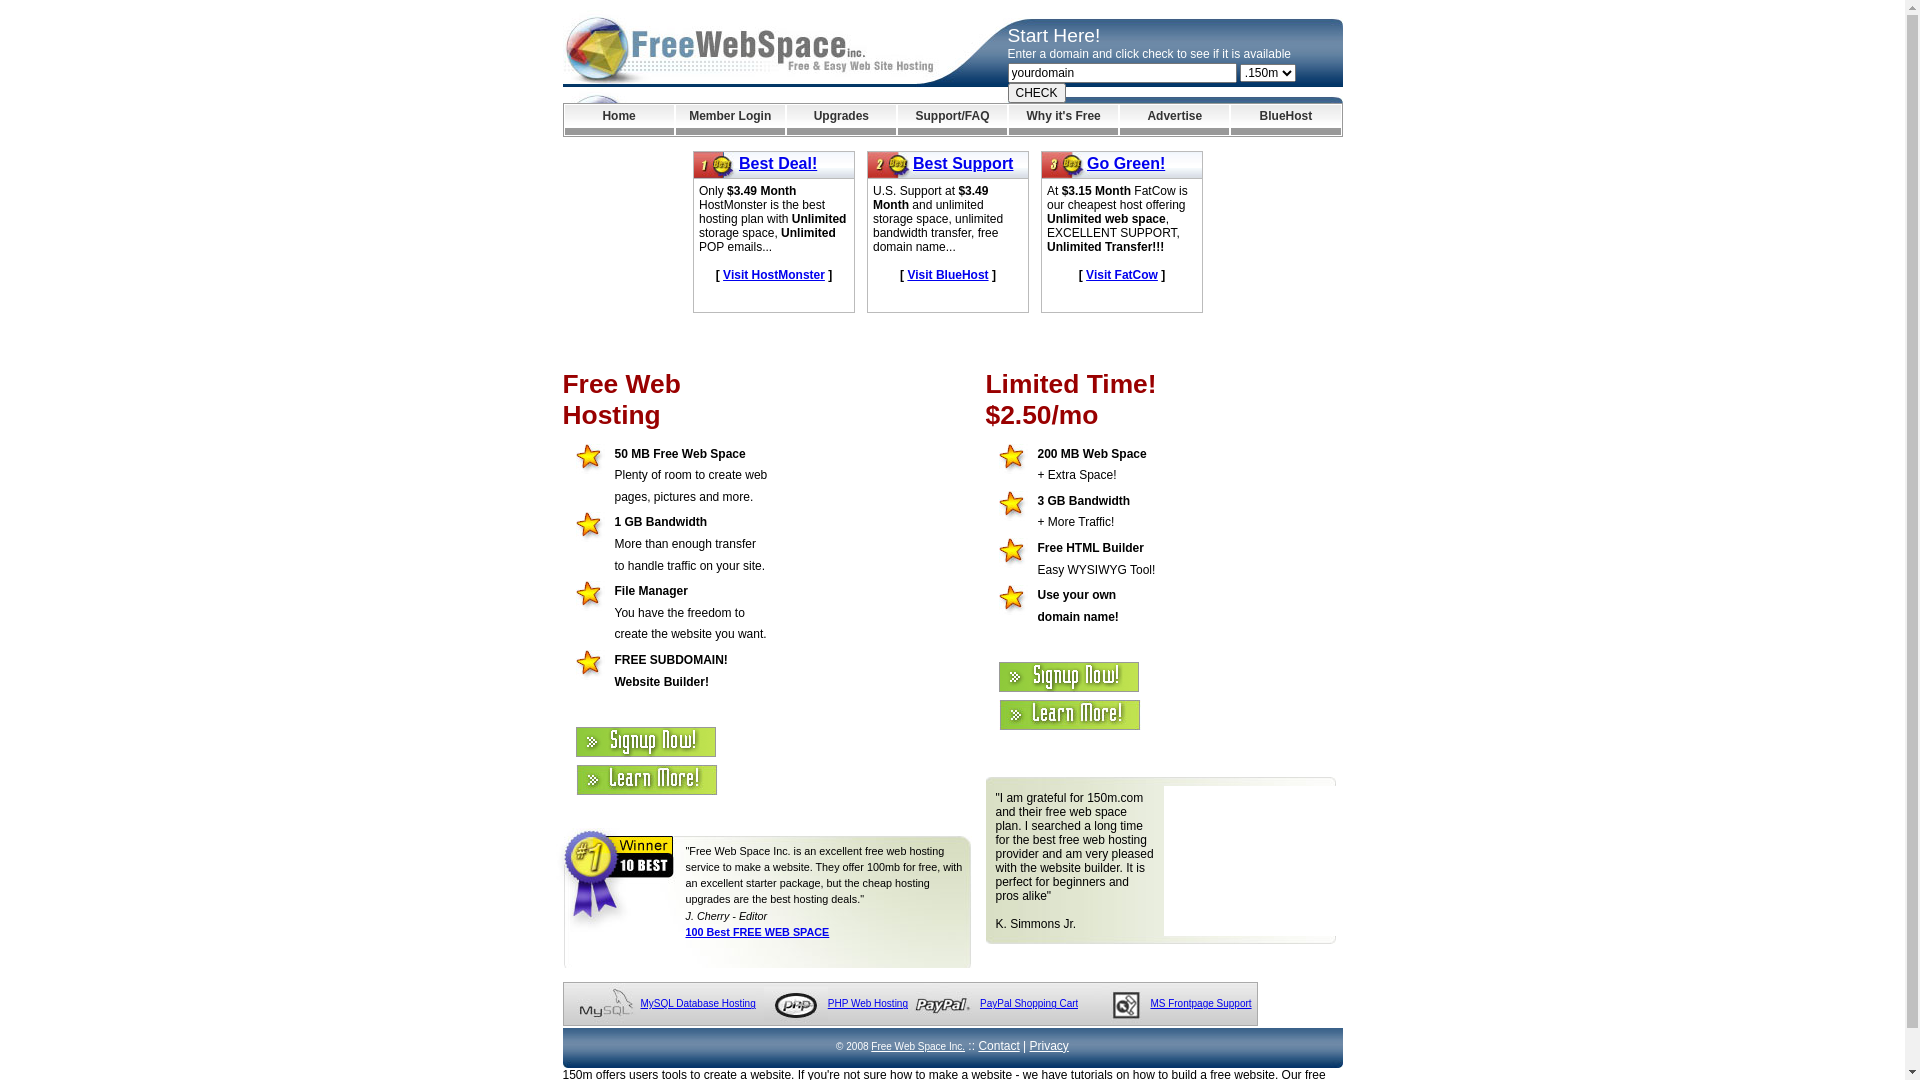 This screenshot has height=1080, width=1920. What do you see at coordinates (998, 1044) in the screenshot?
I see `'Contact'` at bounding box center [998, 1044].